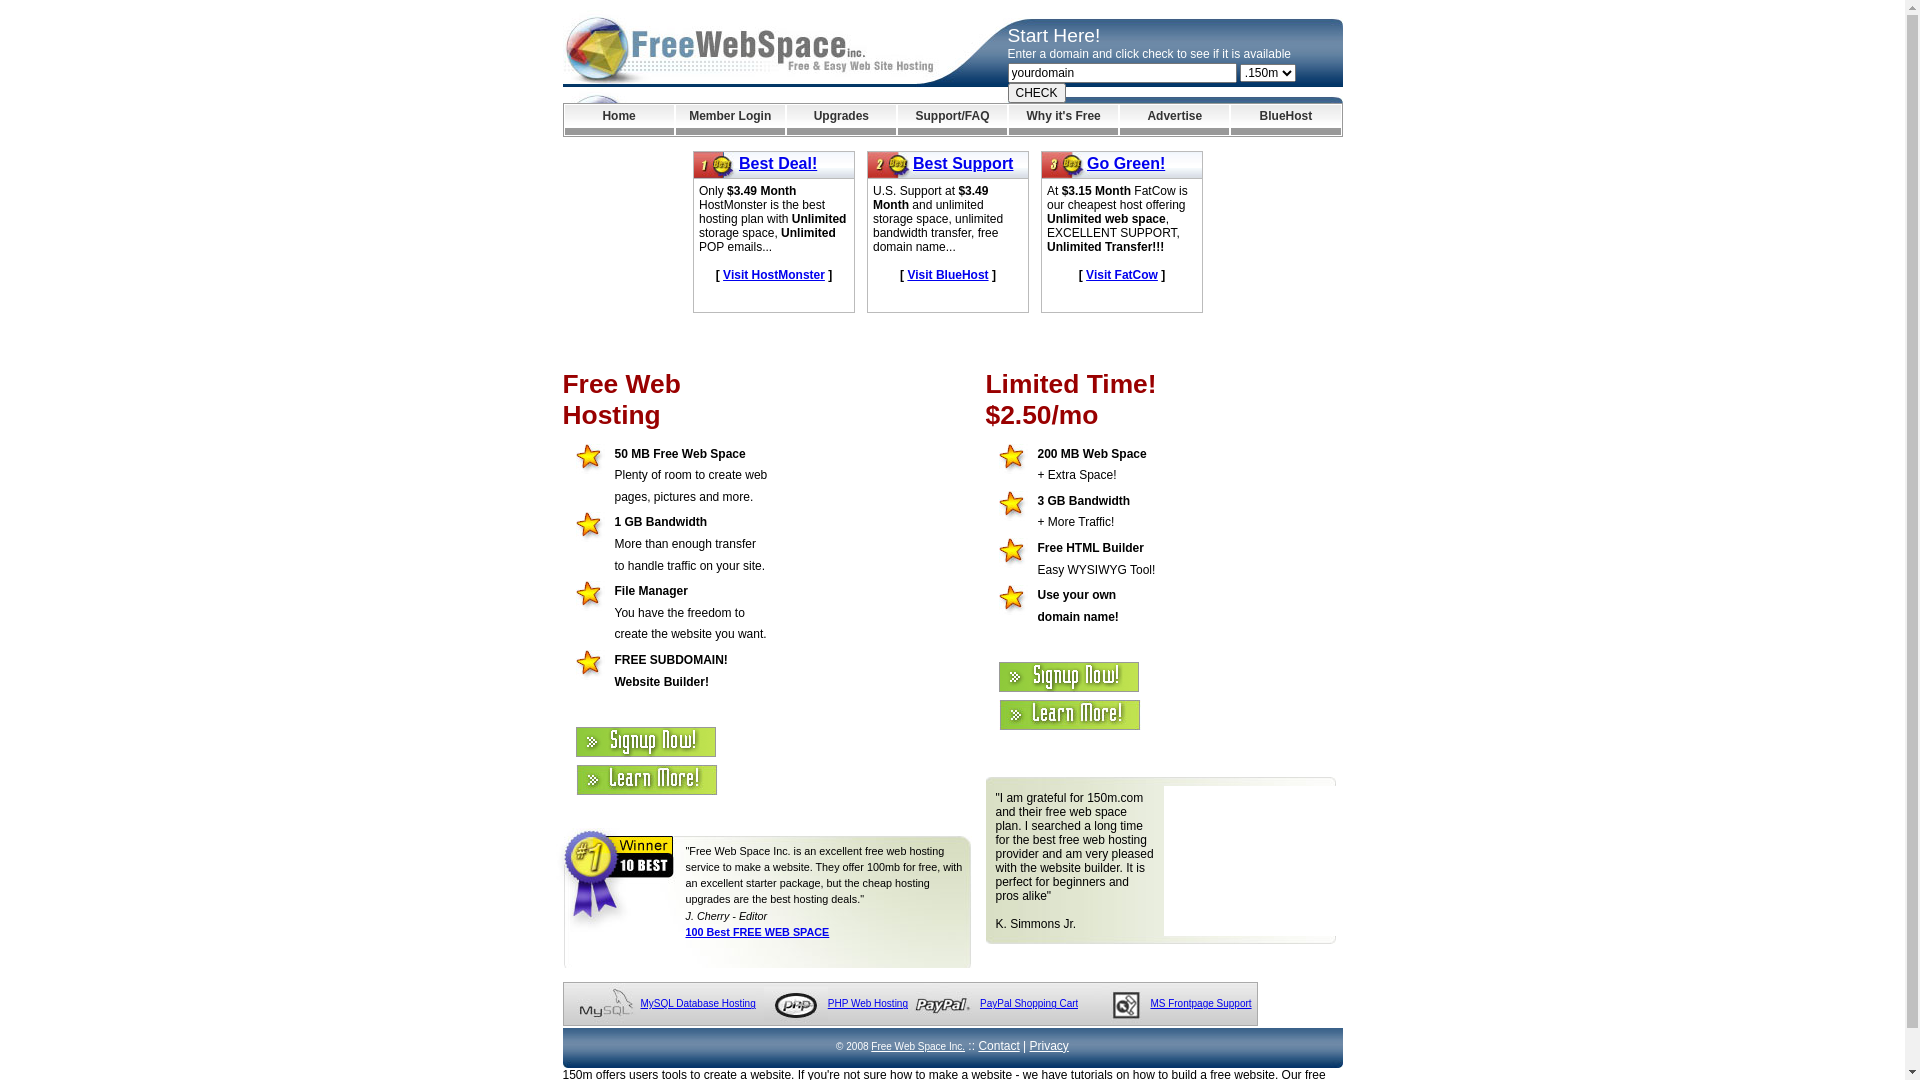 This screenshot has height=1080, width=1920. What do you see at coordinates (998, 1044) in the screenshot?
I see `'Contact'` at bounding box center [998, 1044].